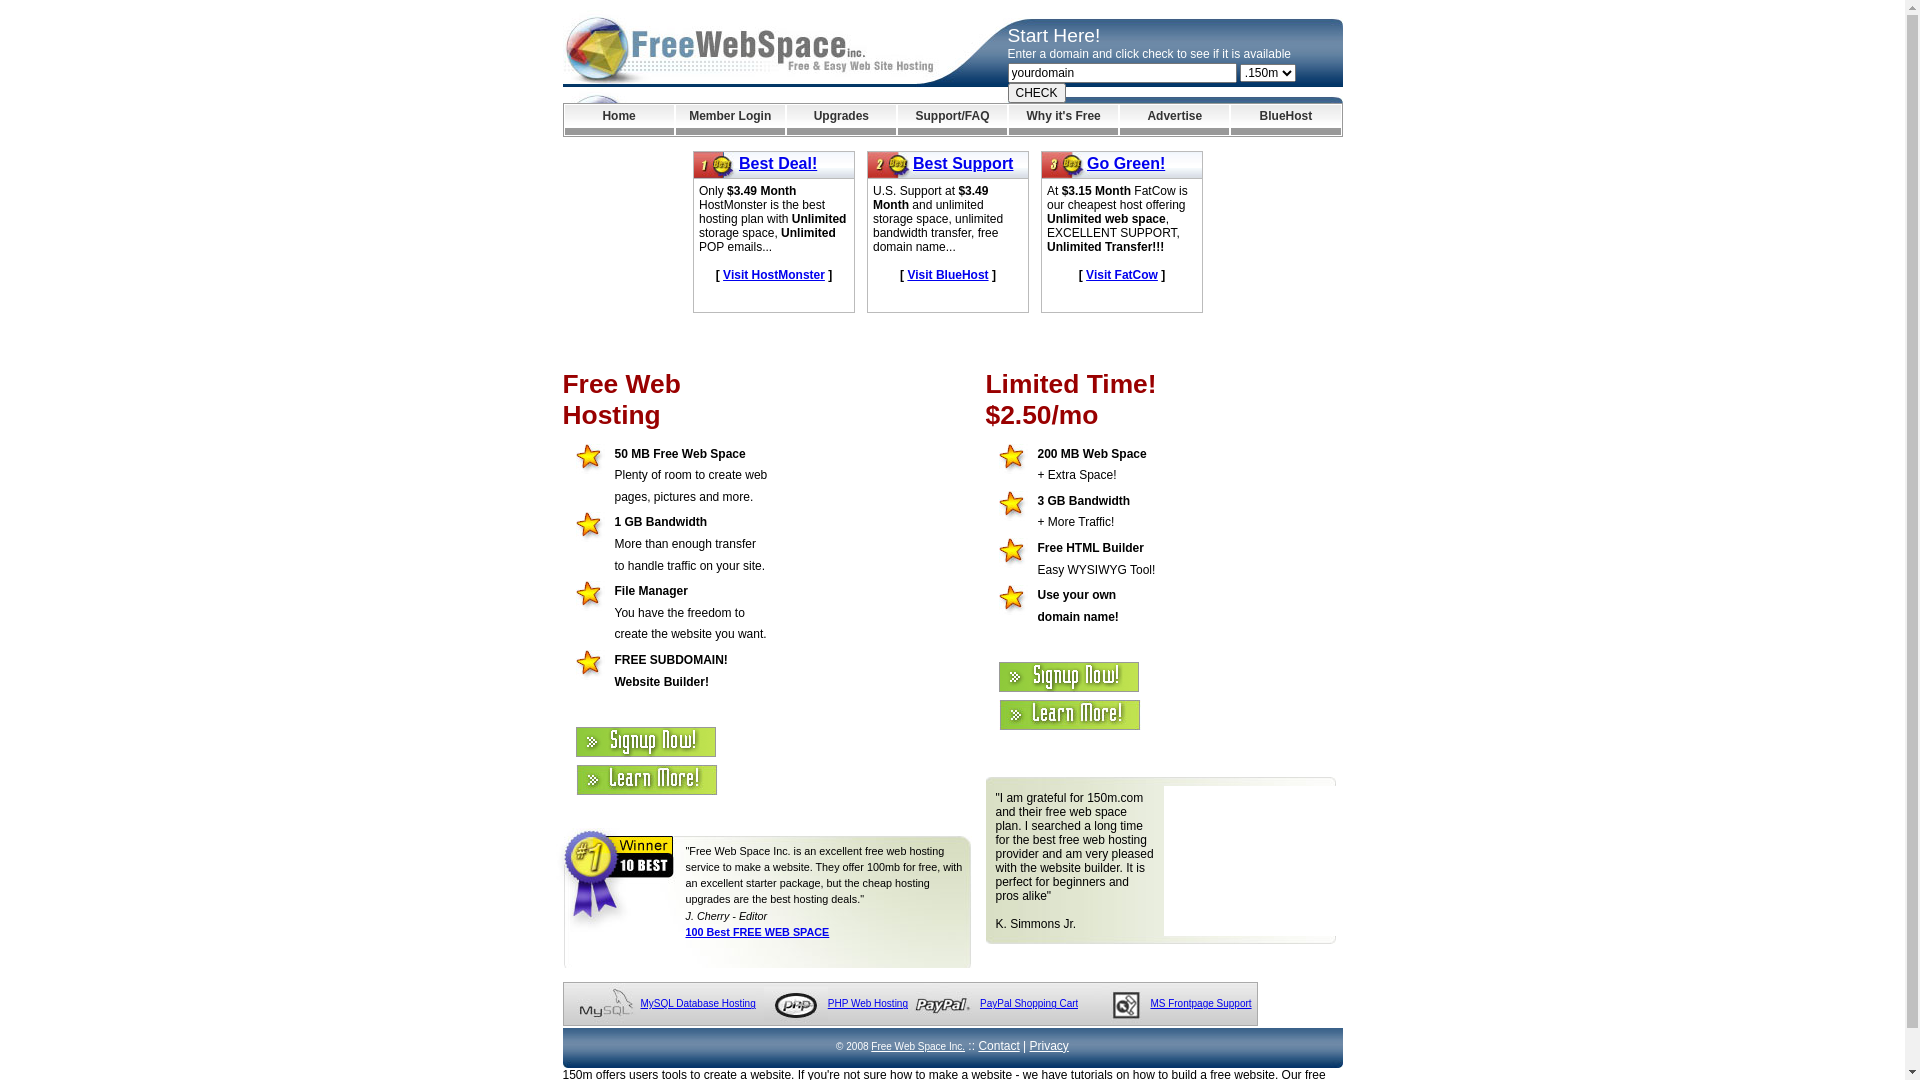 This screenshot has height=1080, width=1920. What do you see at coordinates (998, 1044) in the screenshot?
I see `'Contact'` at bounding box center [998, 1044].